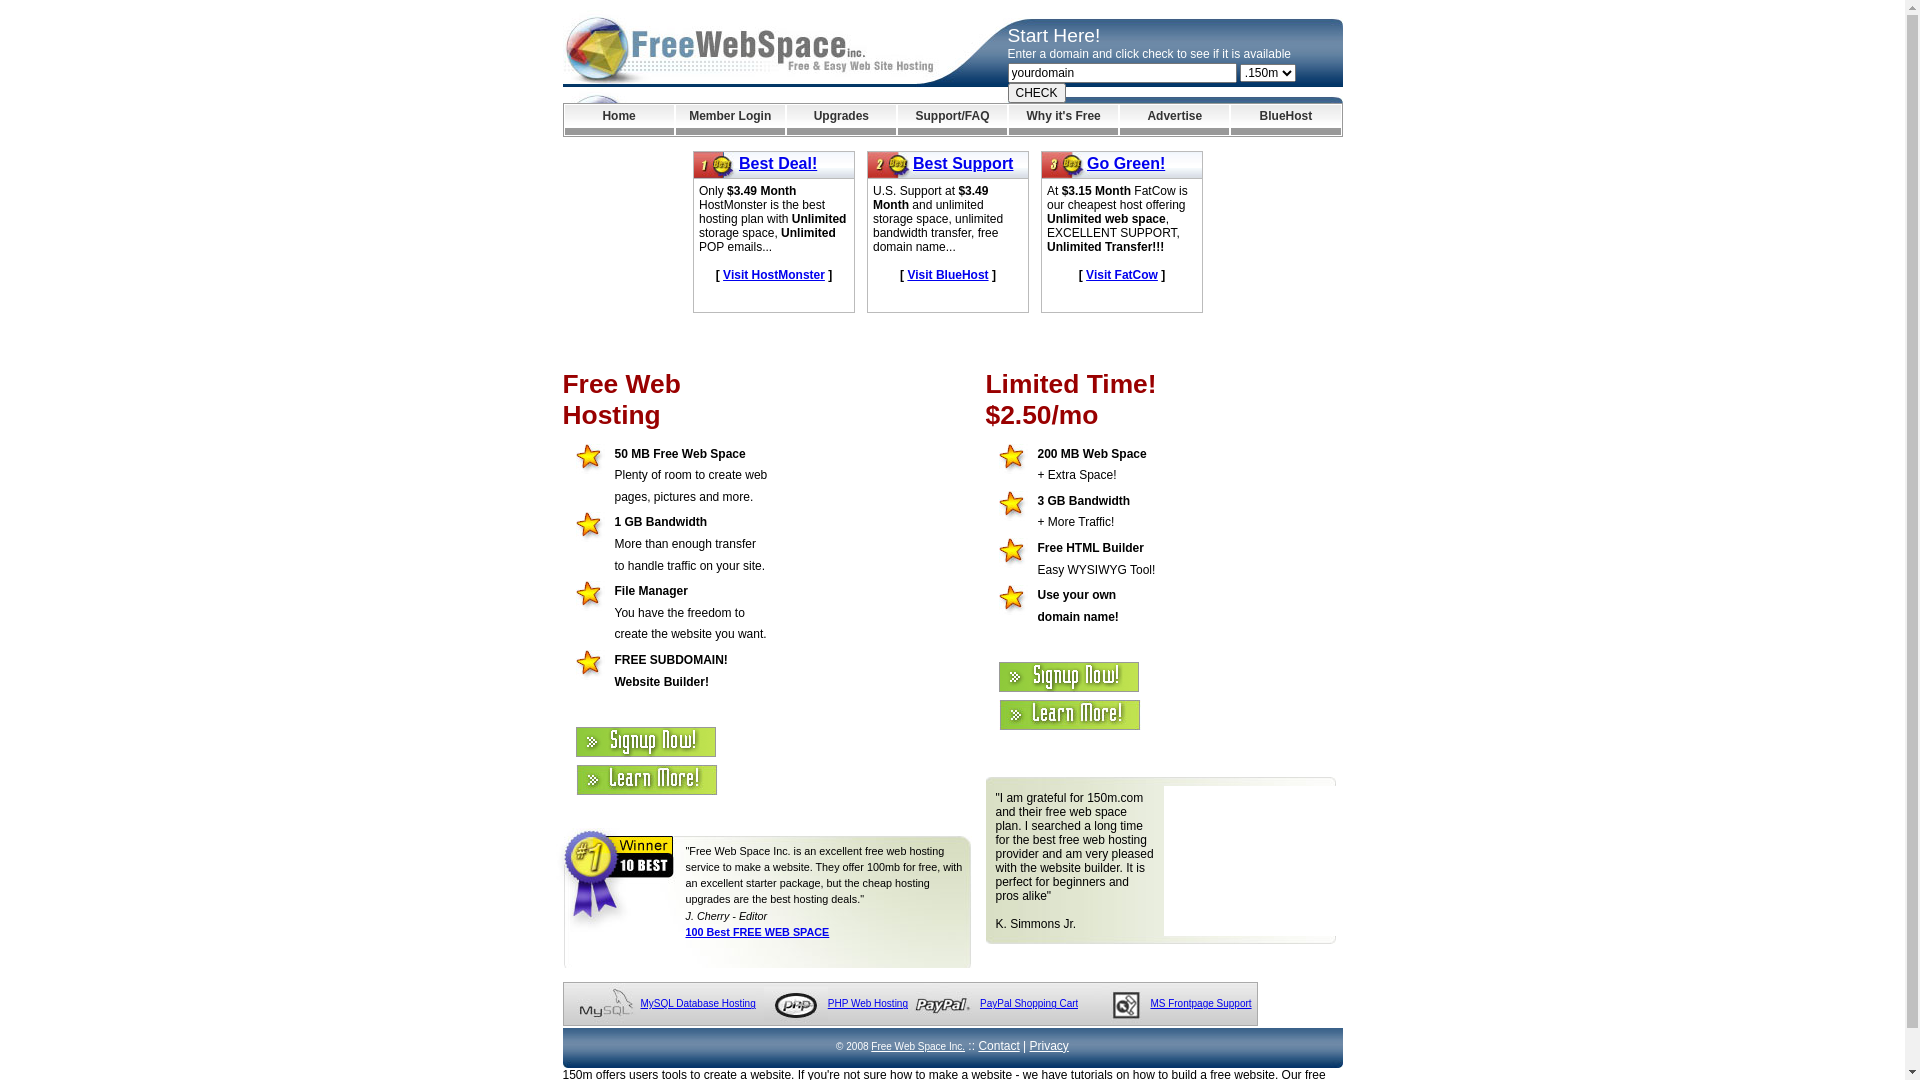 This screenshot has height=1080, width=1920. What do you see at coordinates (998, 1044) in the screenshot?
I see `'Contact'` at bounding box center [998, 1044].